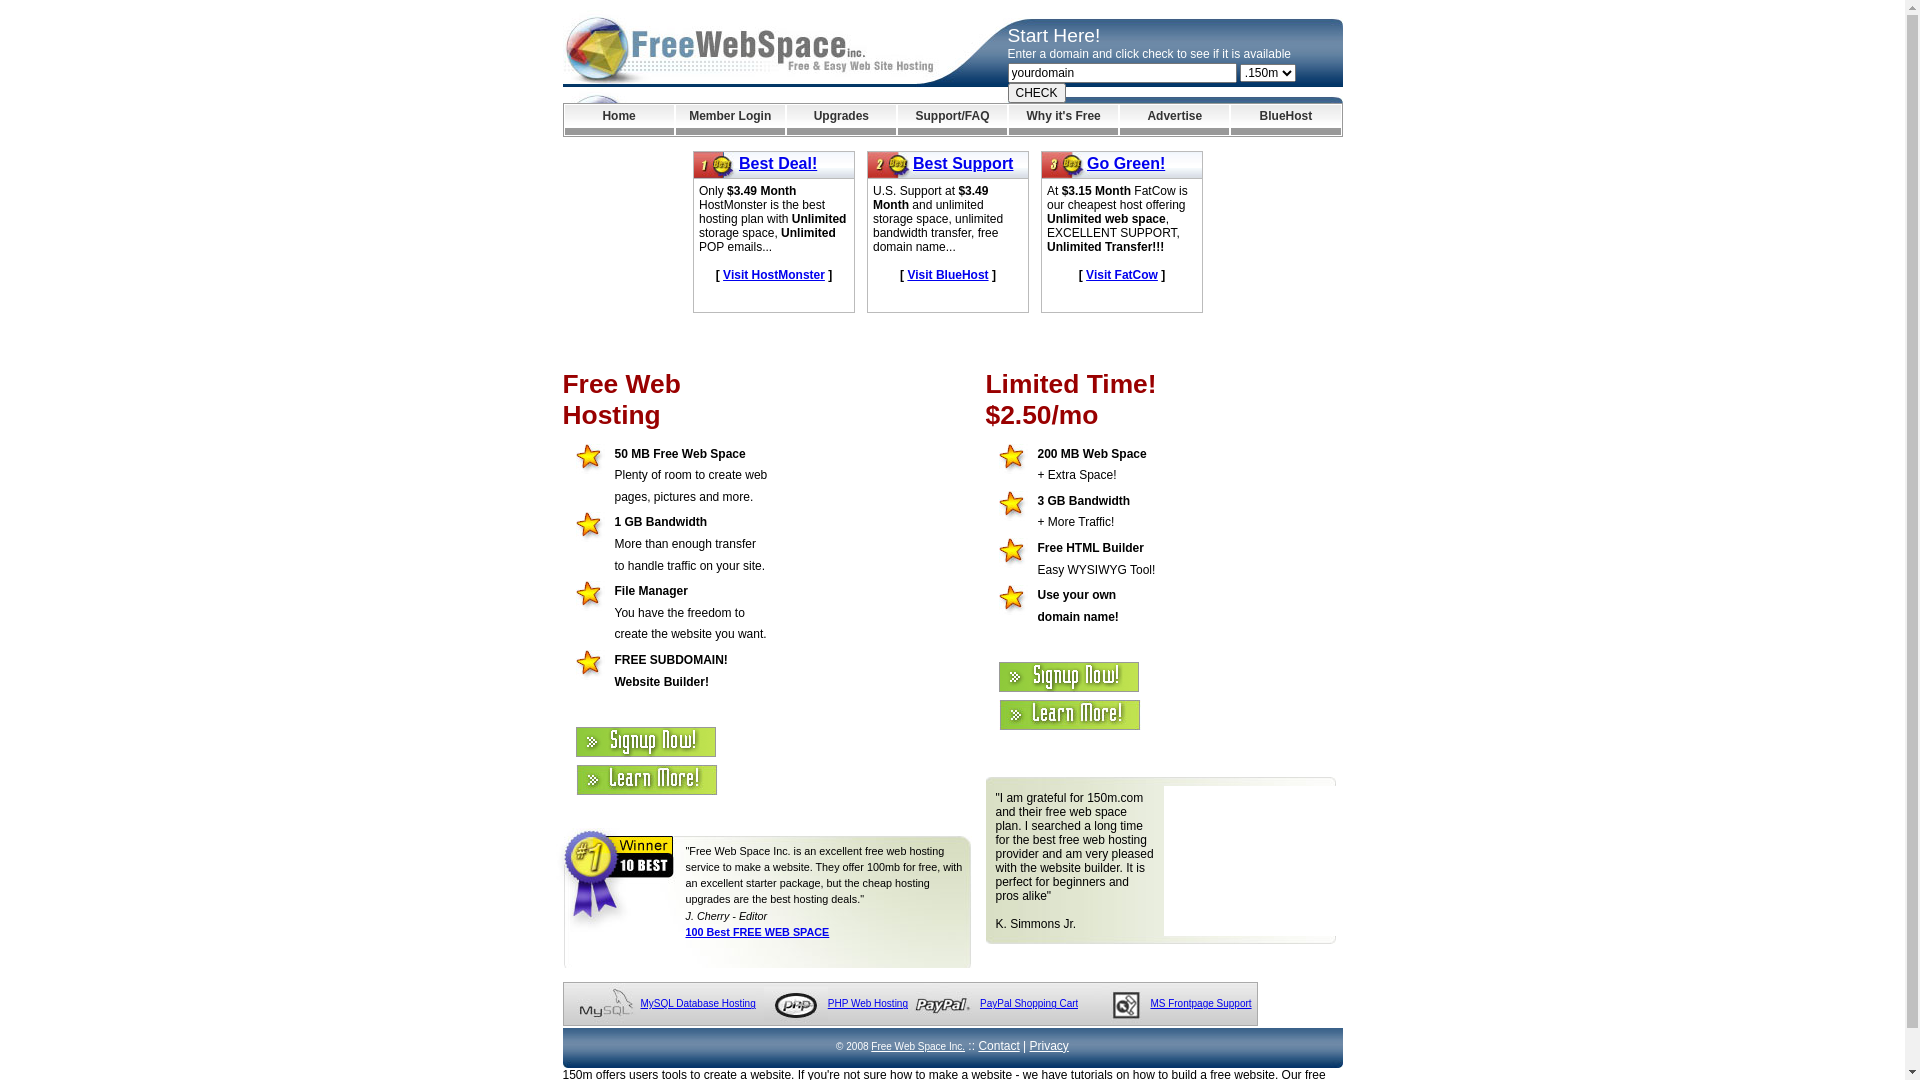 This screenshot has height=1080, width=1920. What do you see at coordinates (998, 1044) in the screenshot?
I see `'Contact'` at bounding box center [998, 1044].